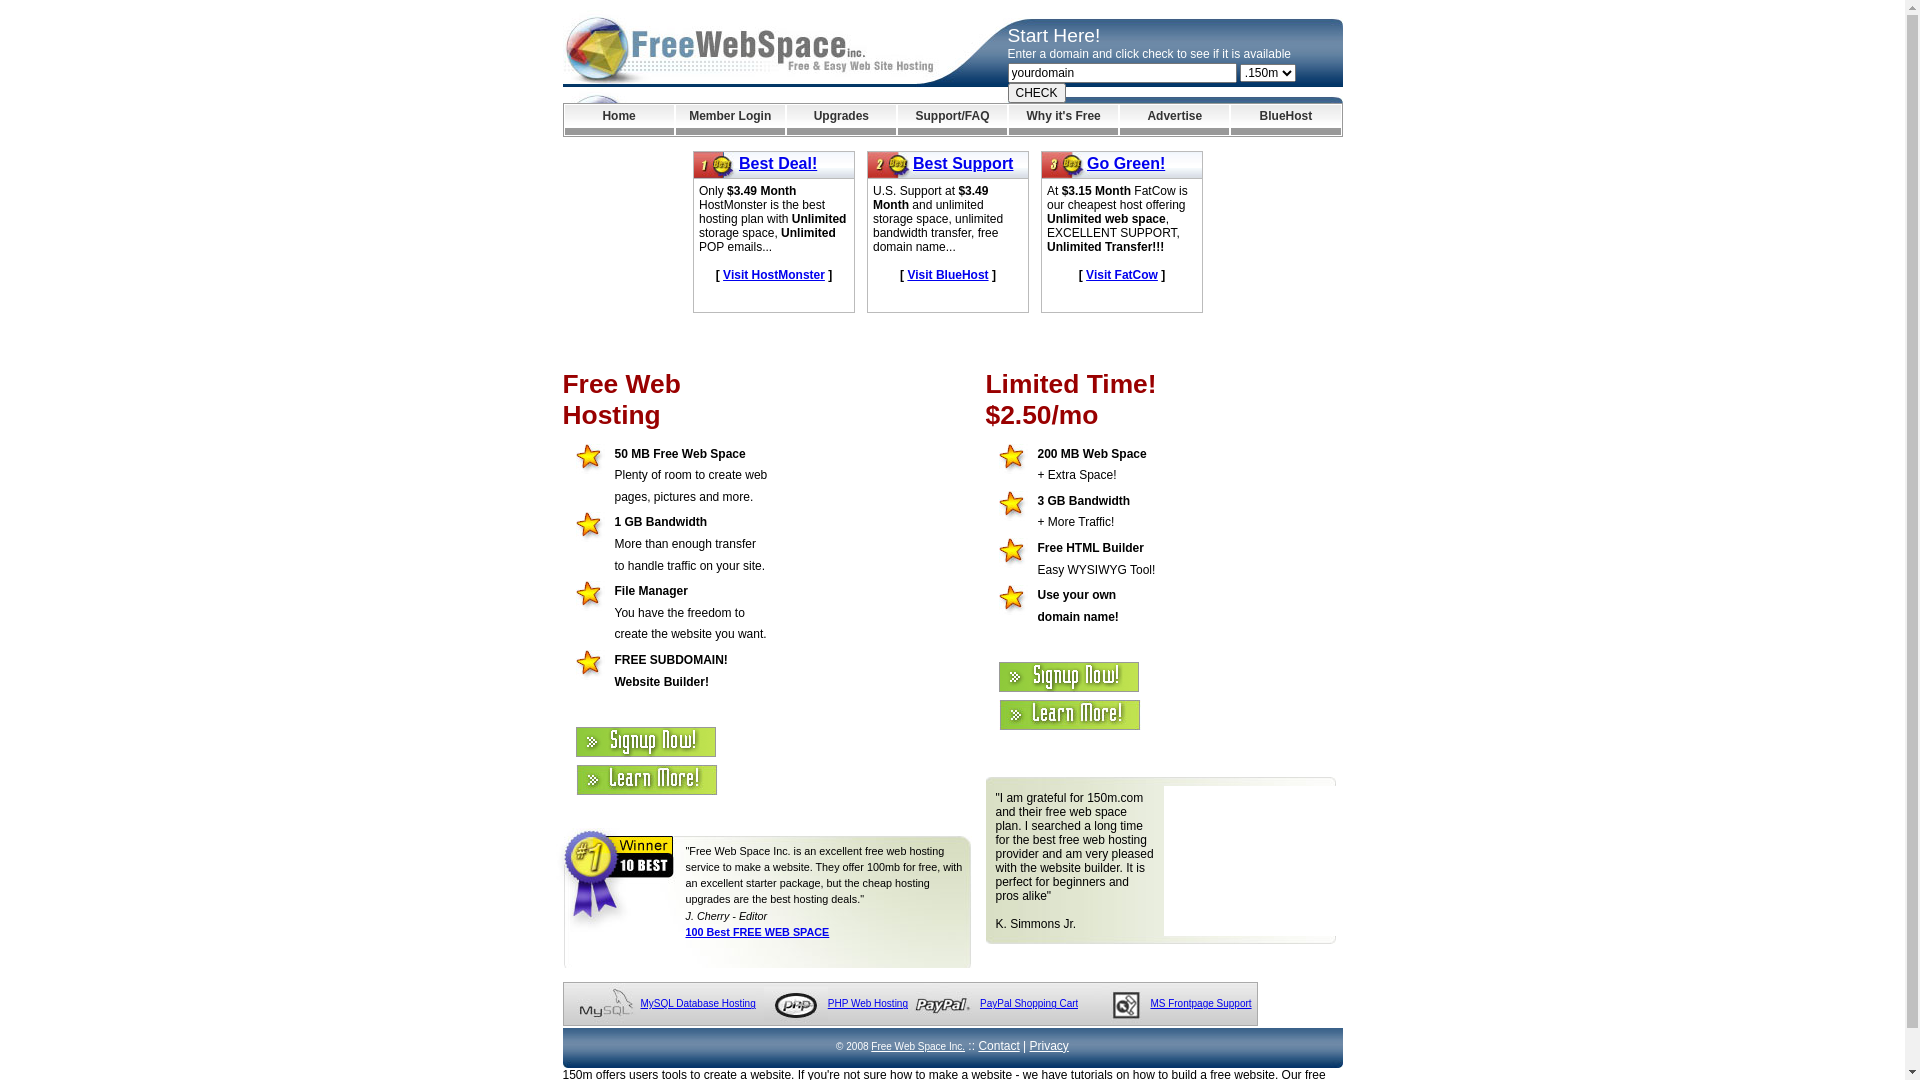 This screenshot has height=1080, width=1920. What do you see at coordinates (998, 1044) in the screenshot?
I see `'Contact'` at bounding box center [998, 1044].